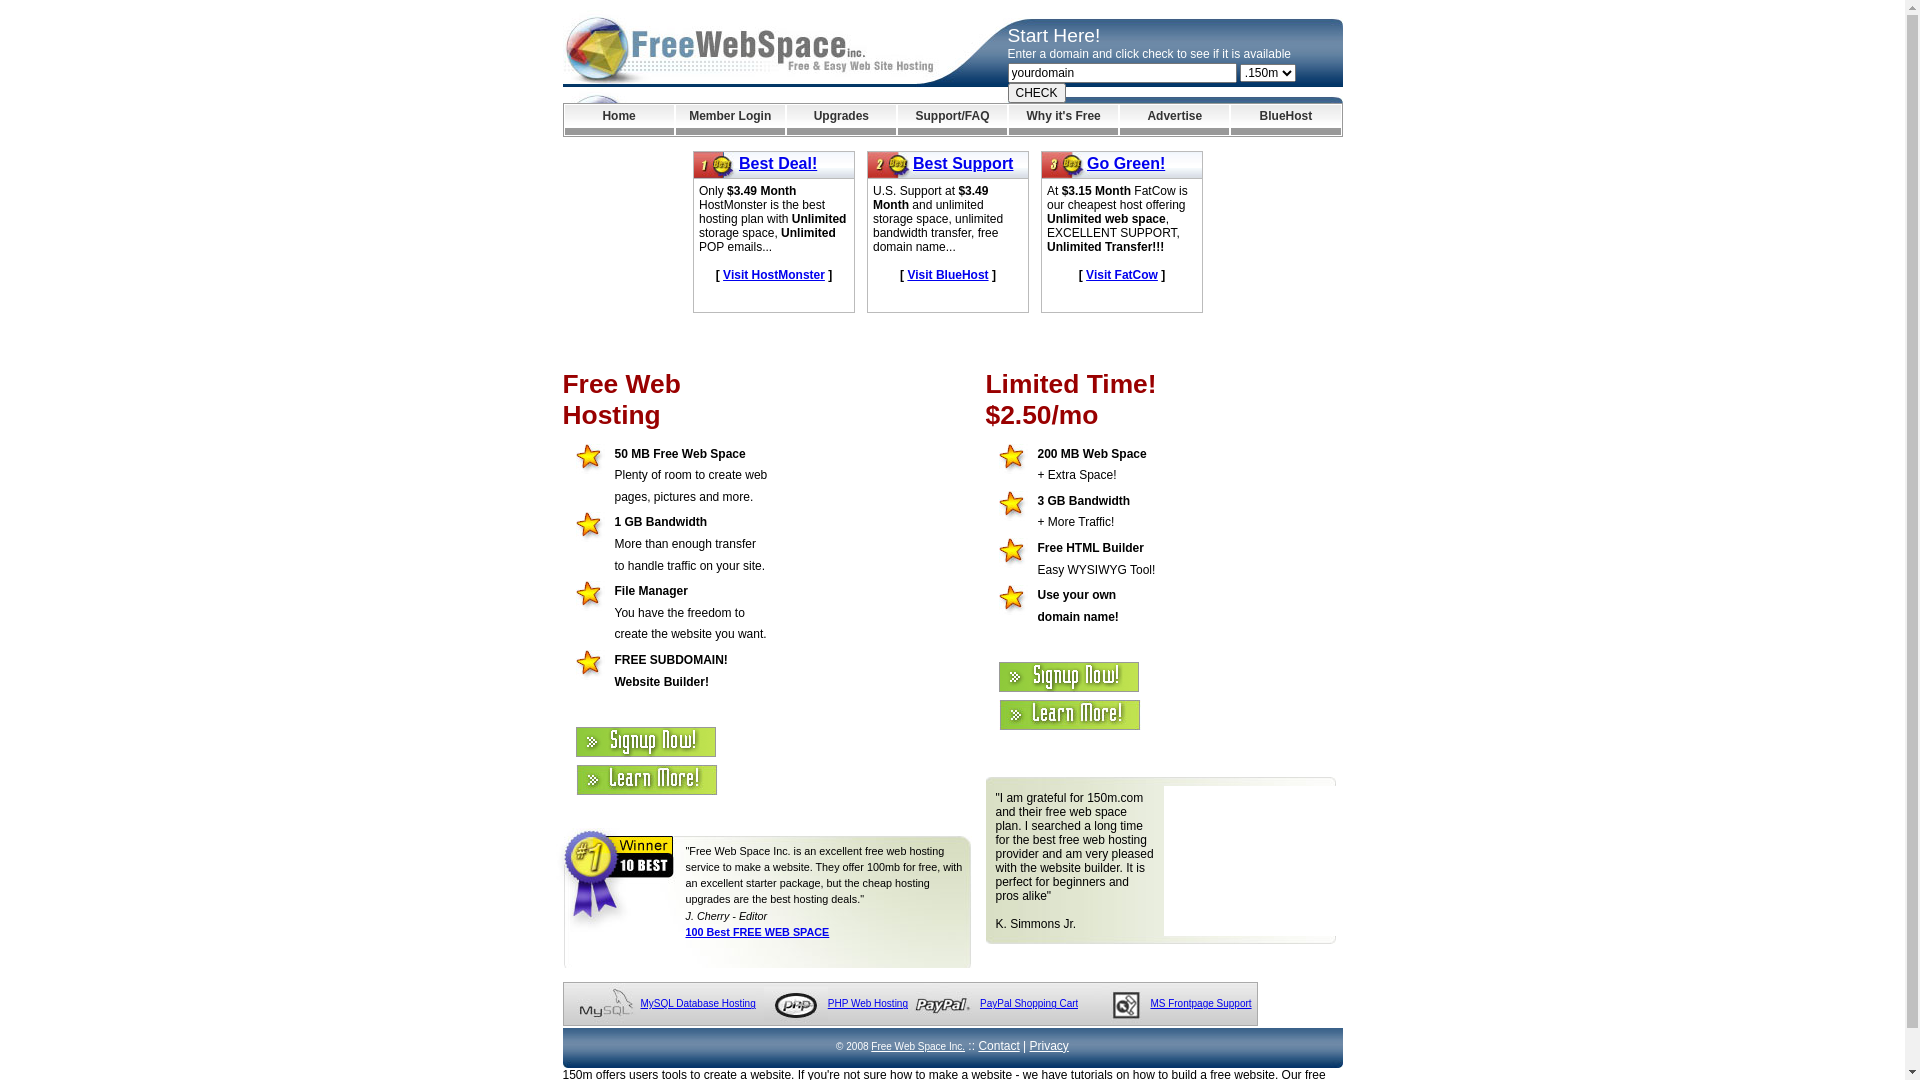 This screenshot has height=1080, width=1920. What do you see at coordinates (998, 1044) in the screenshot?
I see `'Contact'` at bounding box center [998, 1044].